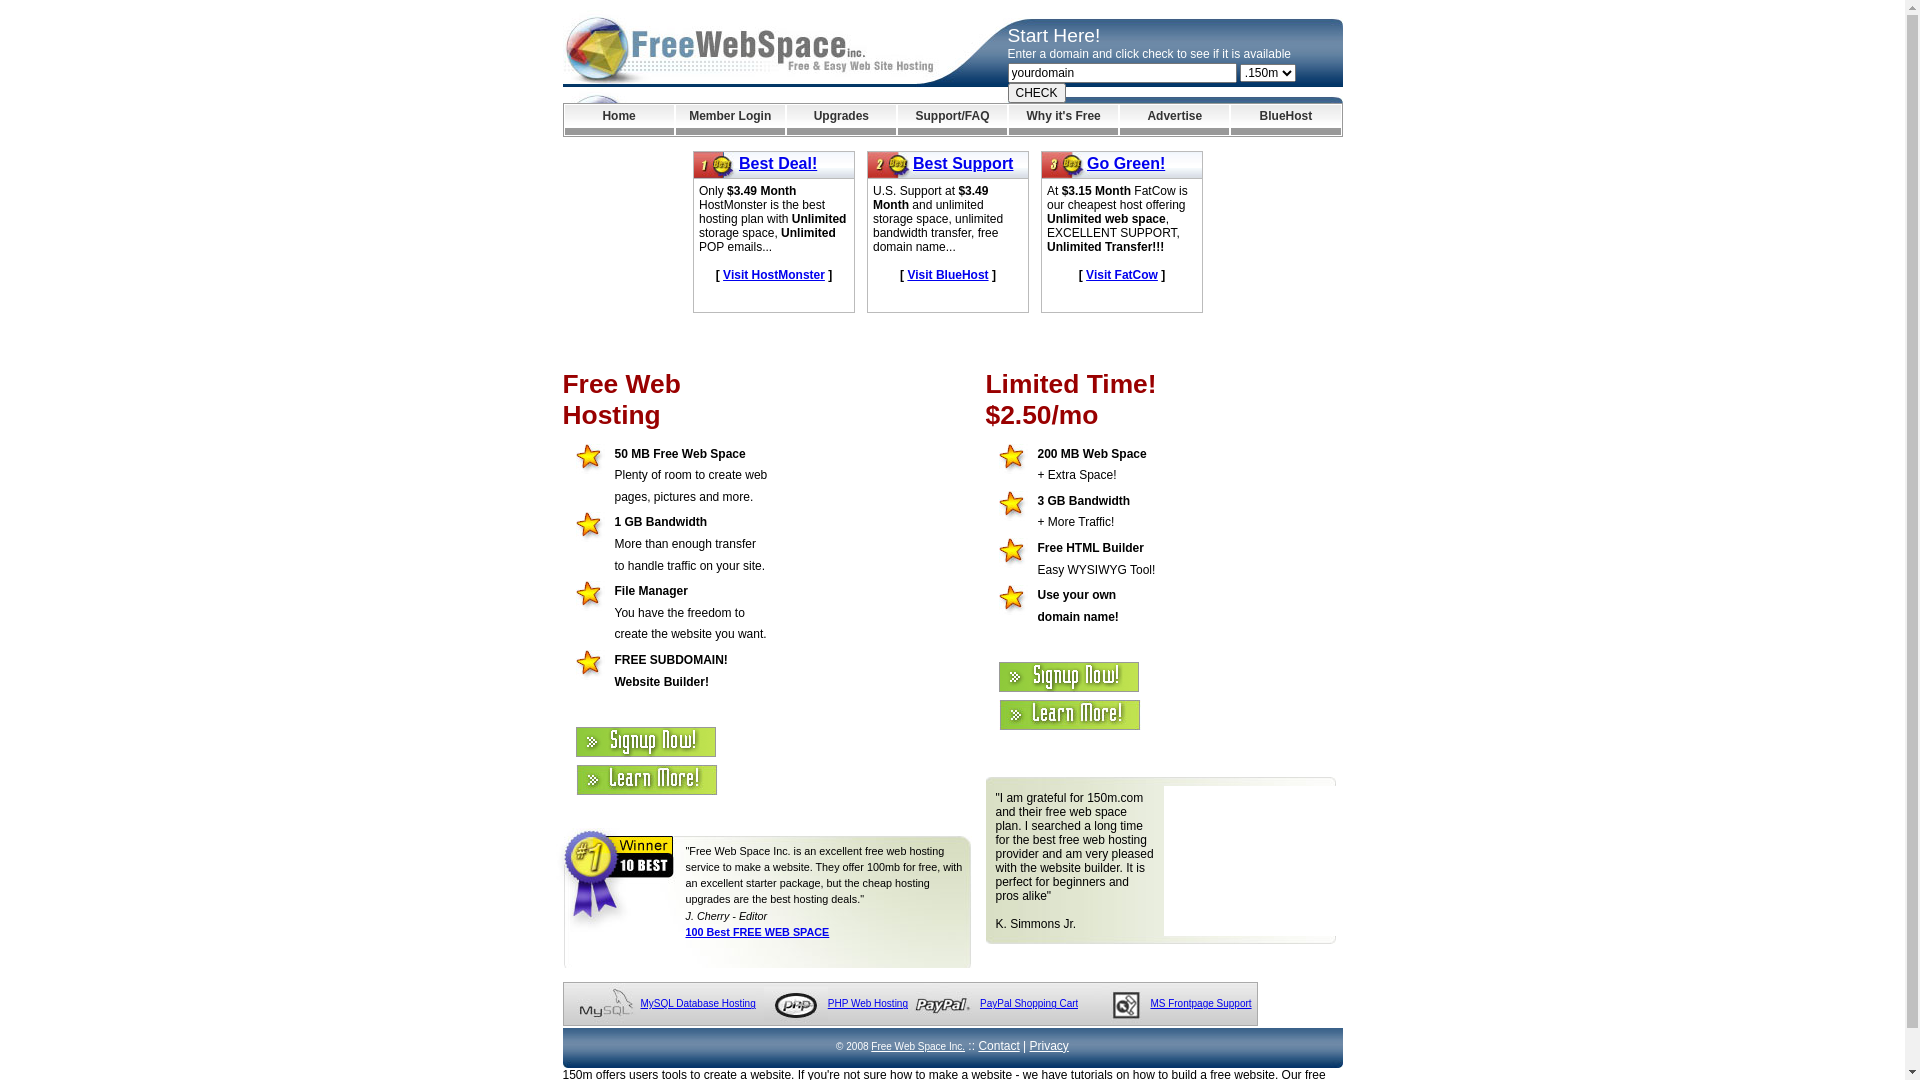 This screenshot has height=1080, width=1920. What do you see at coordinates (998, 1044) in the screenshot?
I see `'Contact'` at bounding box center [998, 1044].